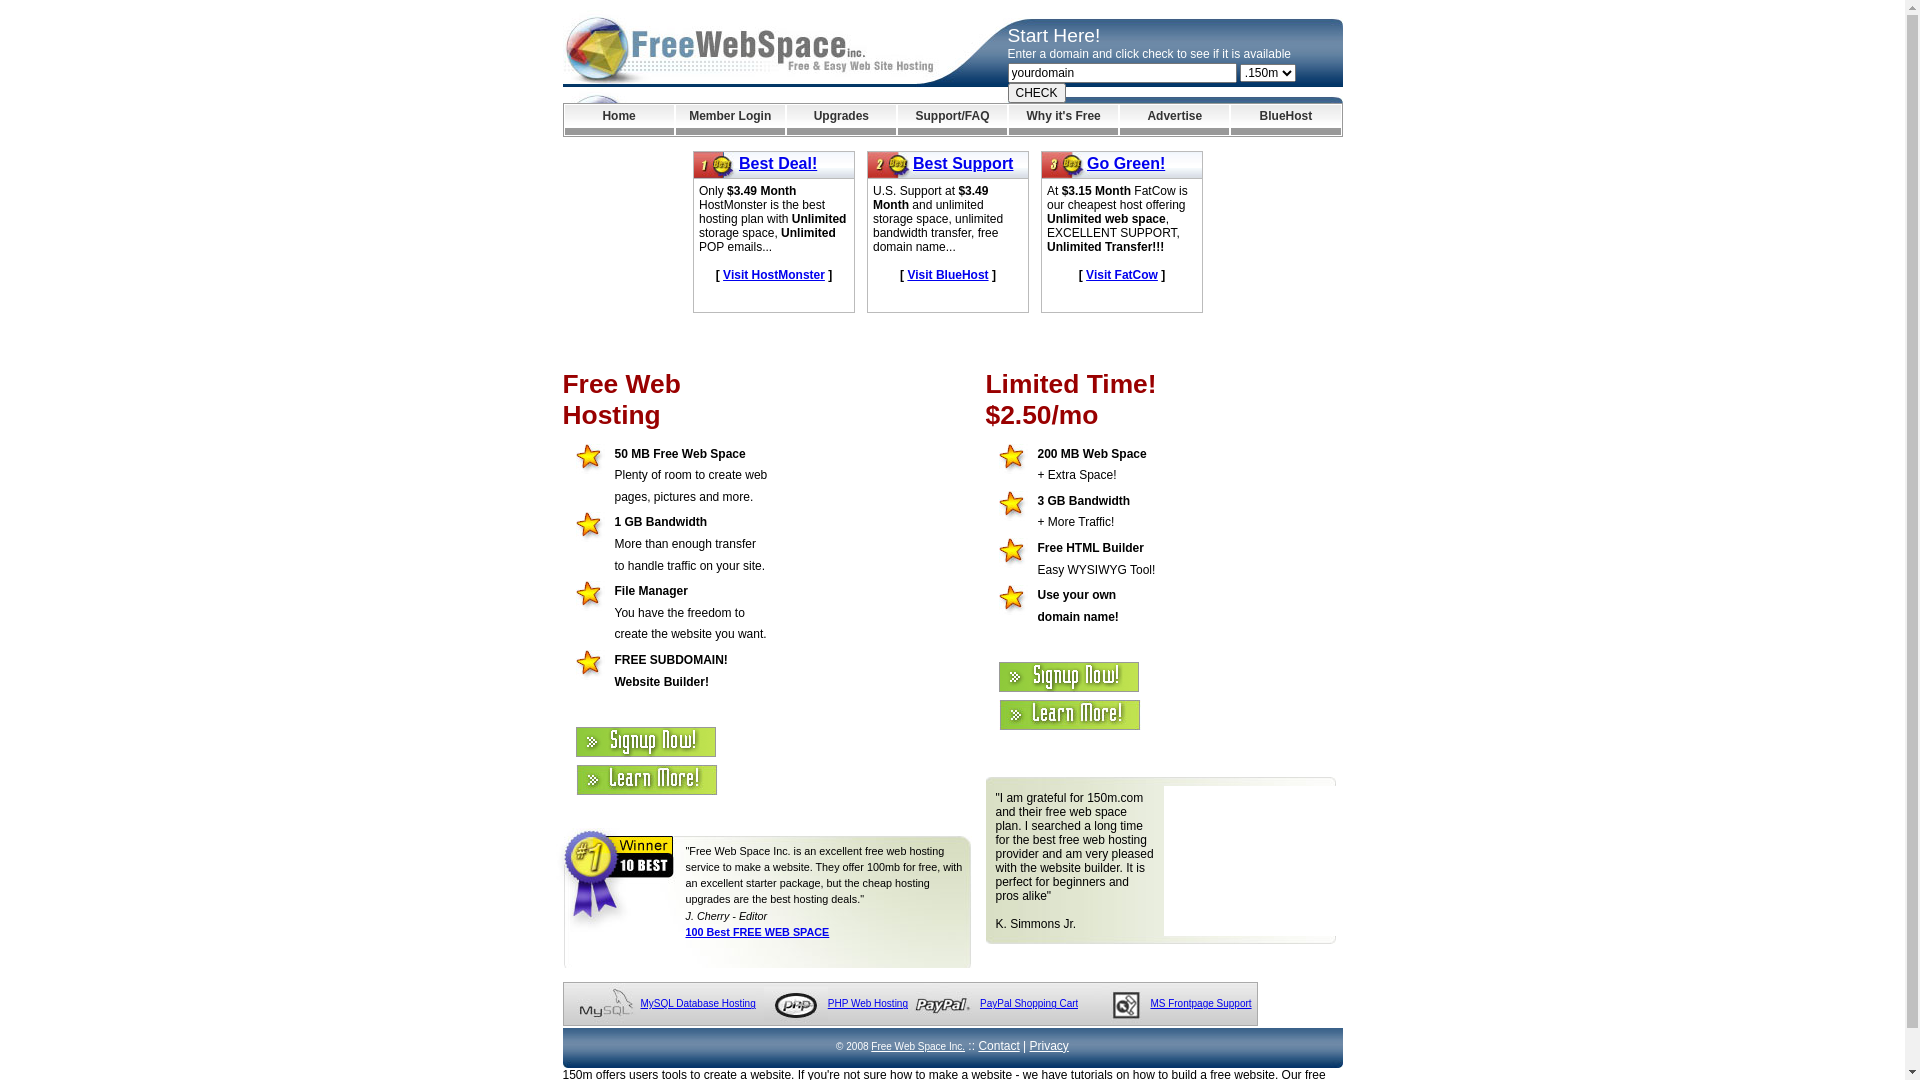 This screenshot has height=1080, width=1920. What do you see at coordinates (998, 1044) in the screenshot?
I see `'Contact'` at bounding box center [998, 1044].